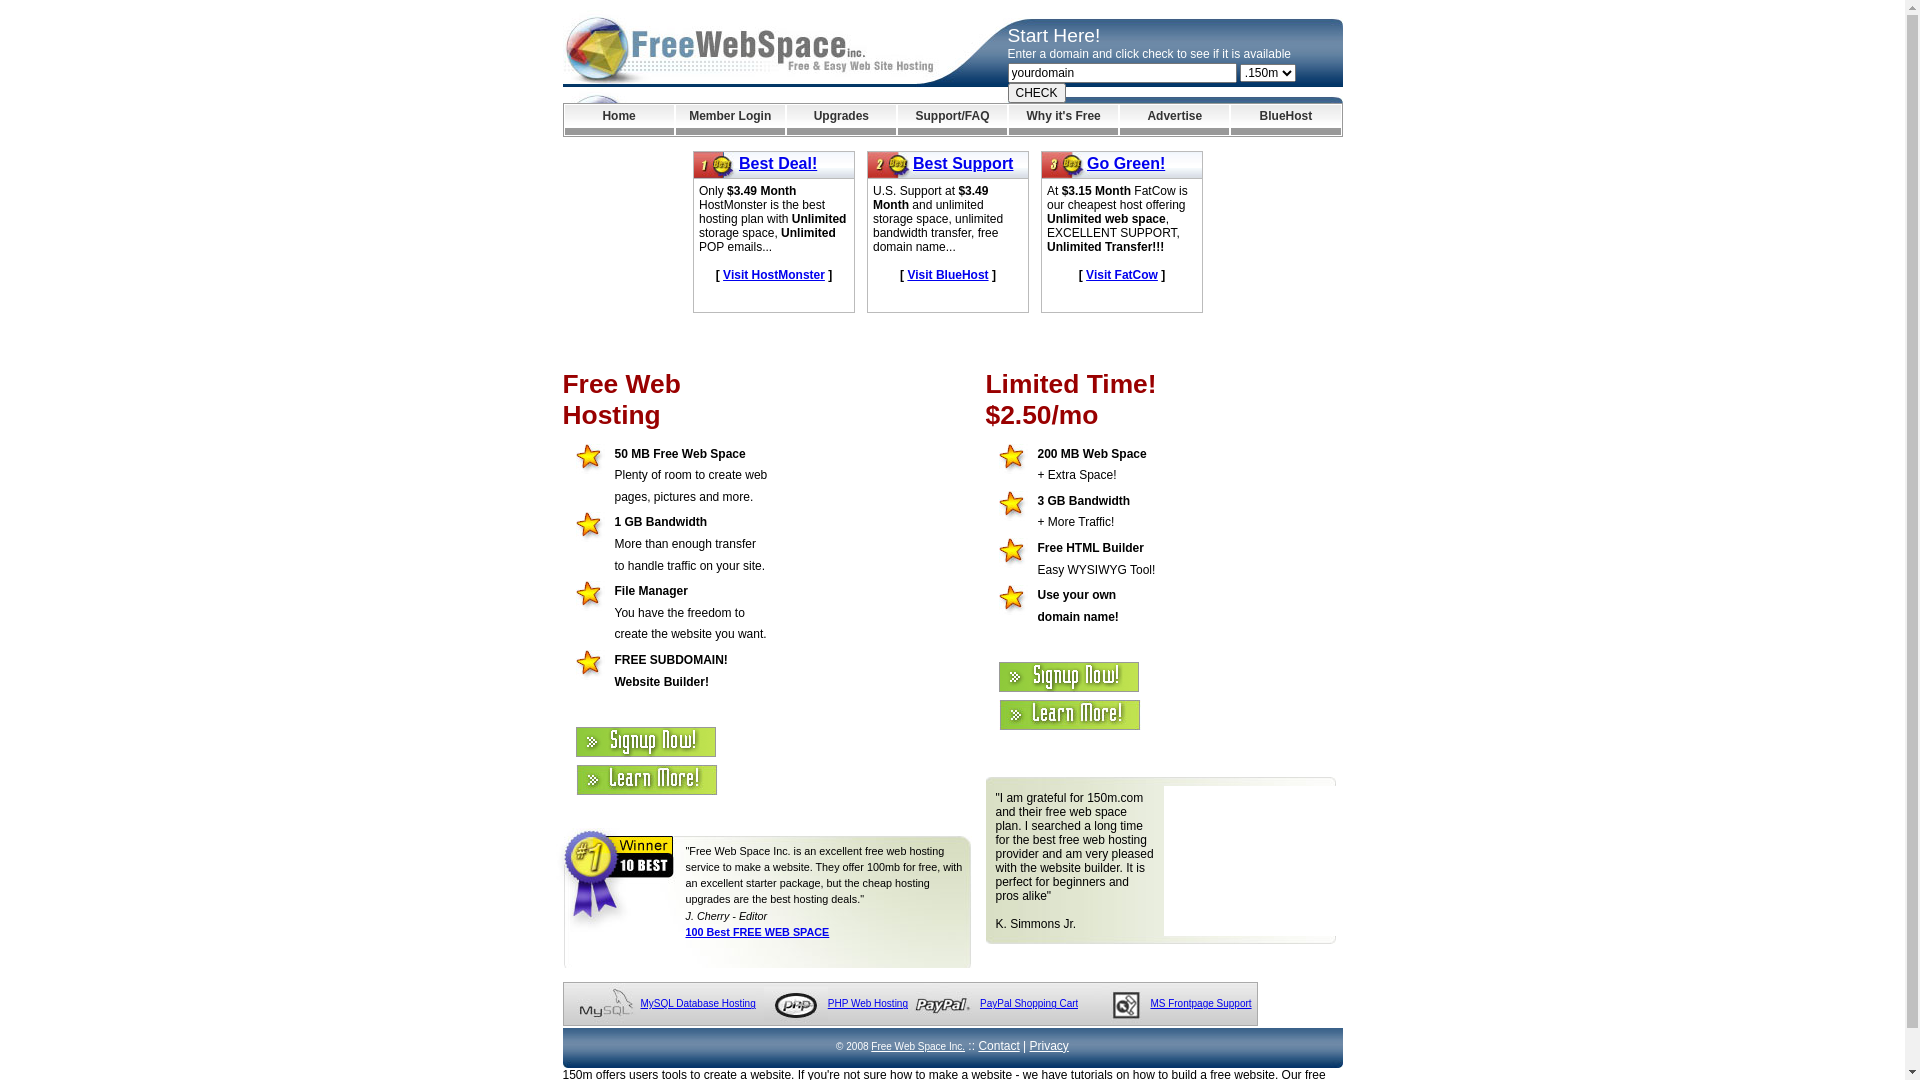 This screenshot has height=1080, width=1920. What do you see at coordinates (998, 1044) in the screenshot?
I see `'Contact'` at bounding box center [998, 1044].